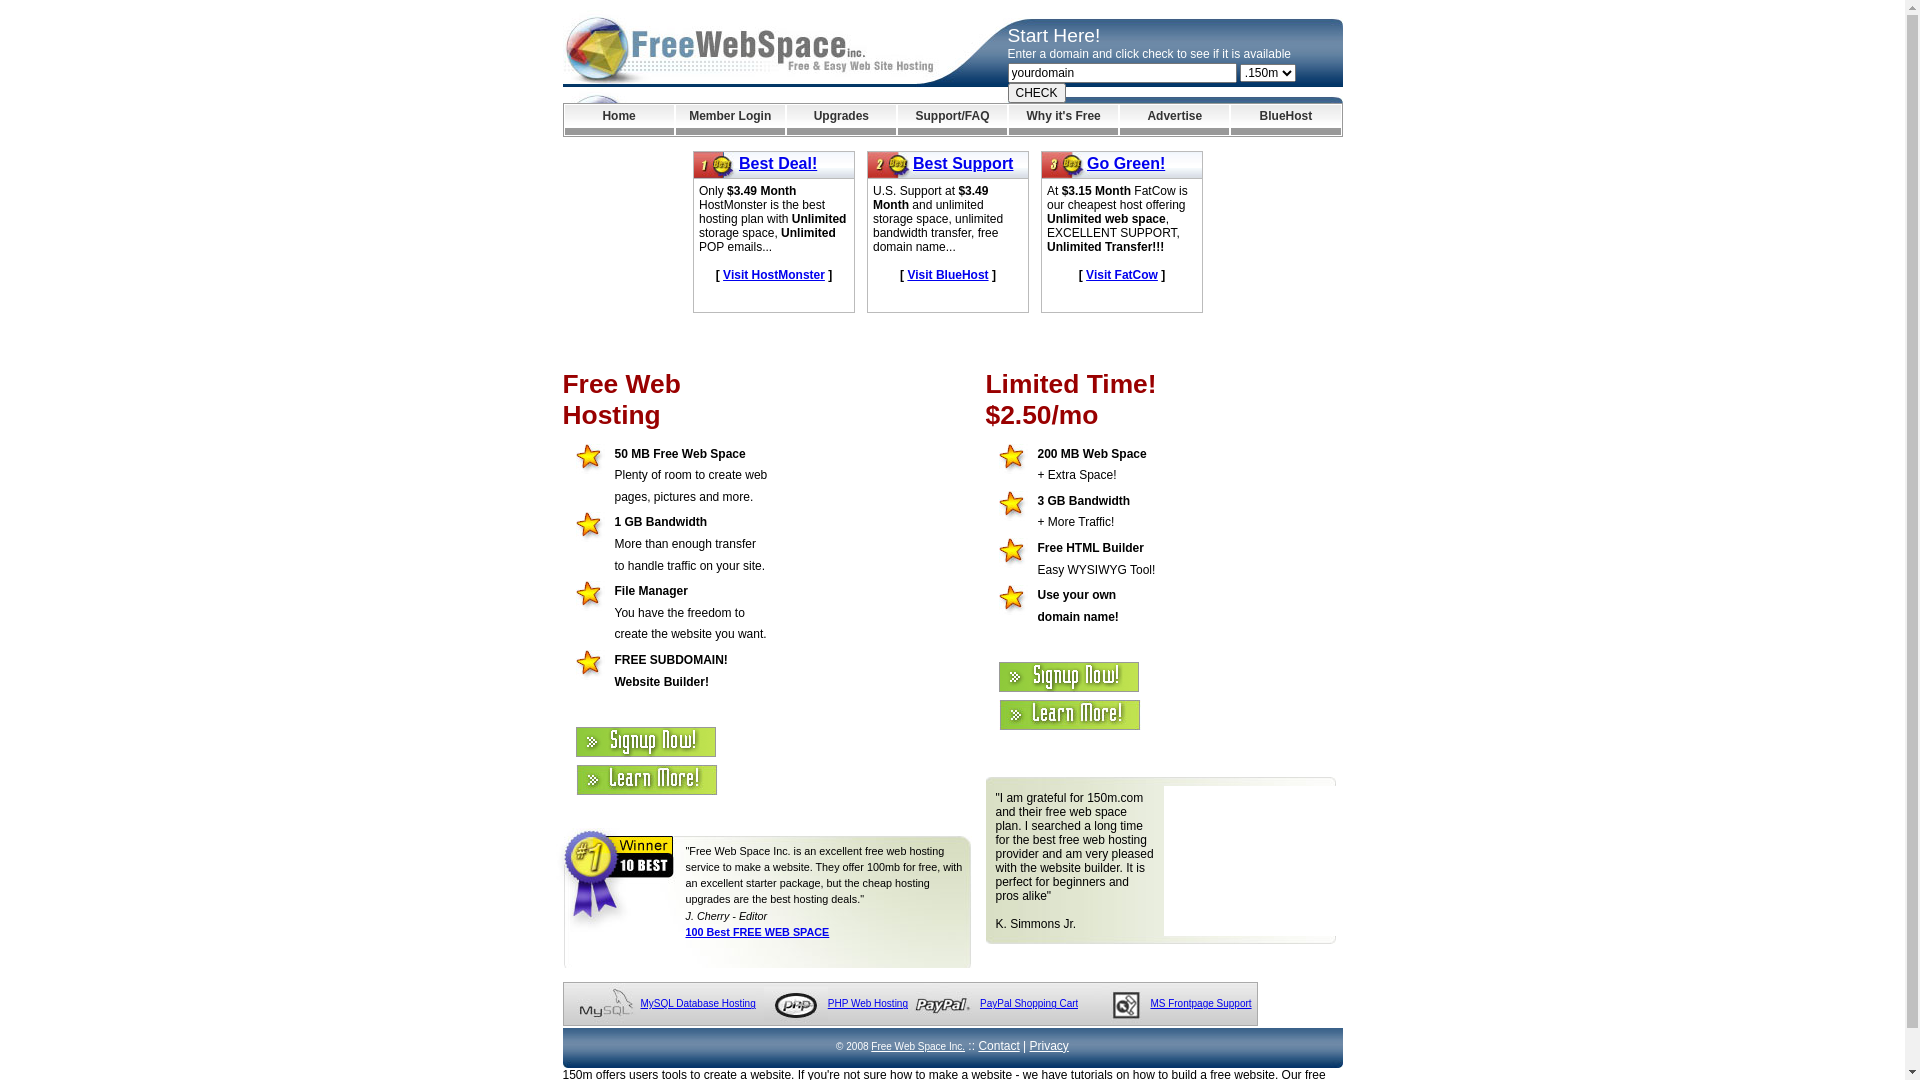 This screenshot has height=1080, width=1920. What do you see at coordinates (998, 1044) in the screenshot?
I see `'Contact'` at bounding box center [998, 1044].